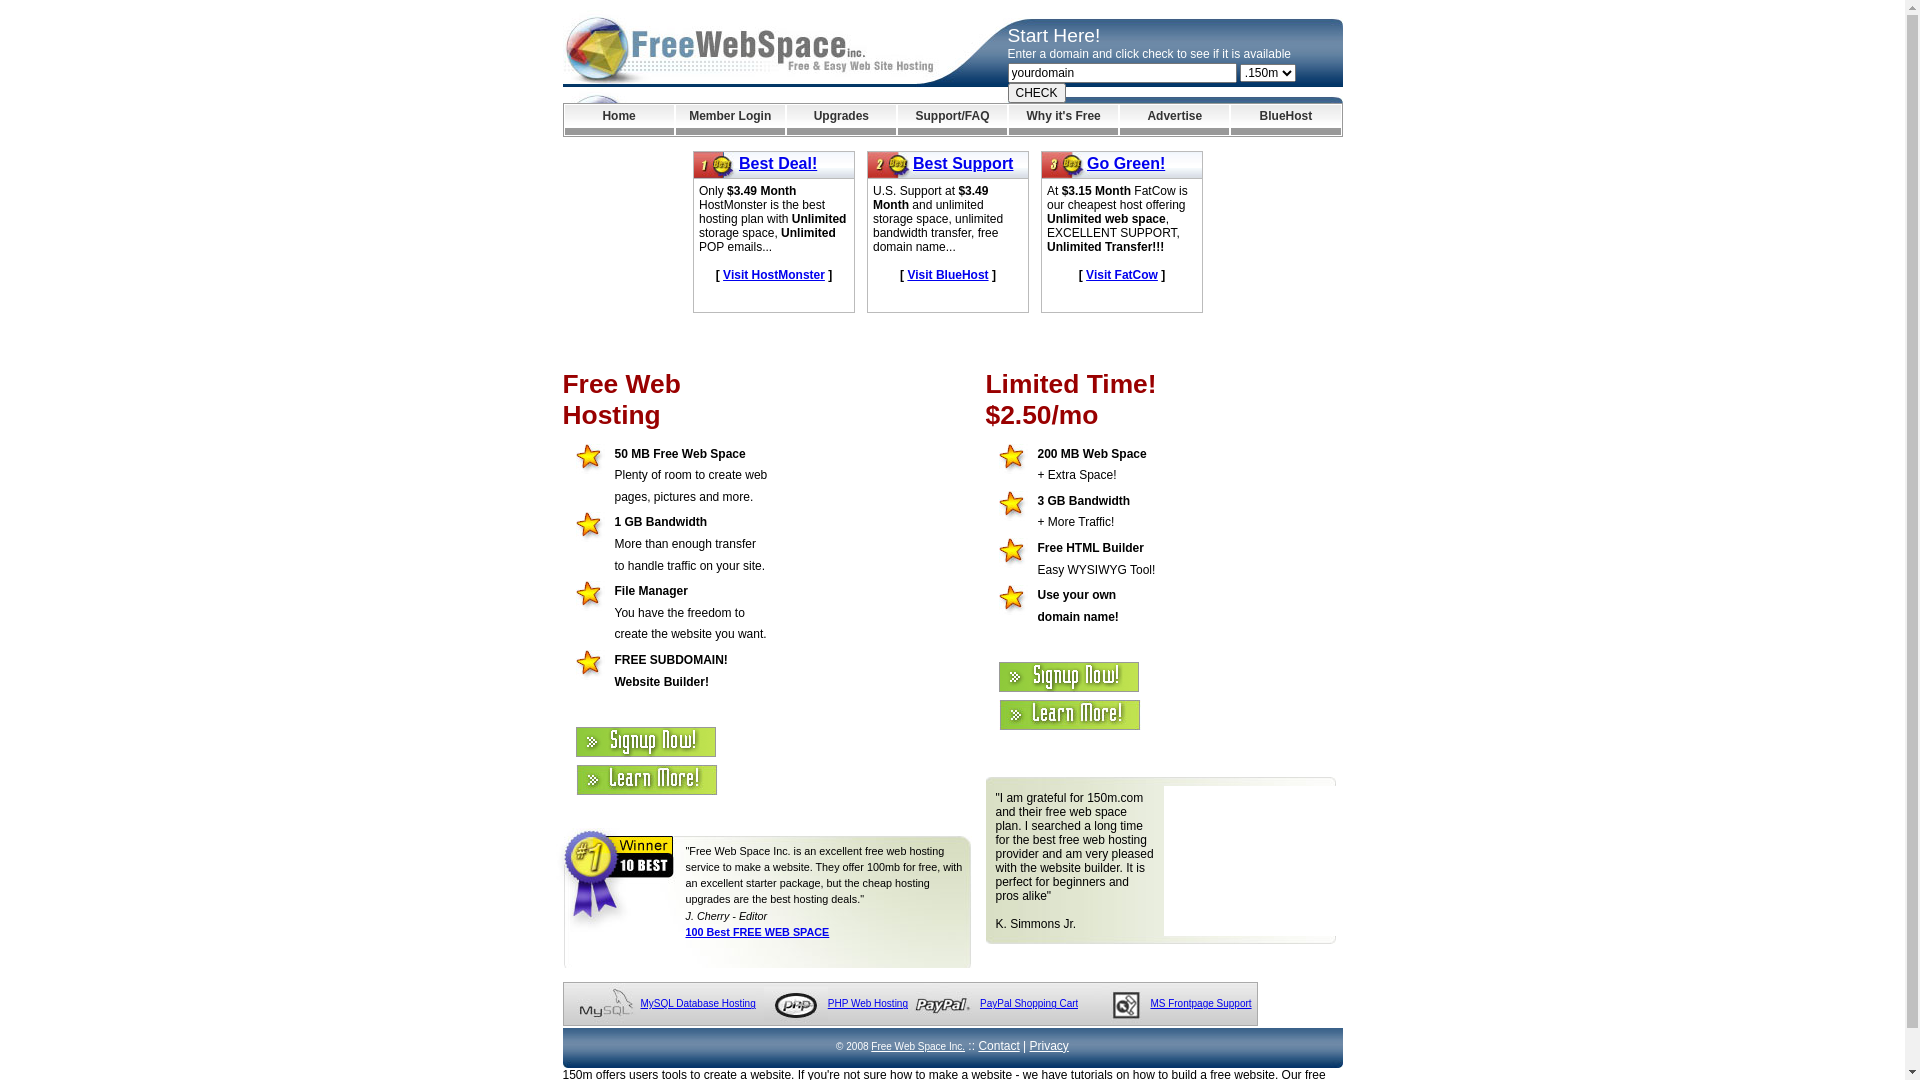 This screenshot has height=1080, width=1920. What do you see at coordinates (998, 1044) in the screenshot?
I see `'Contact'` at bounding box center [998, 1044].